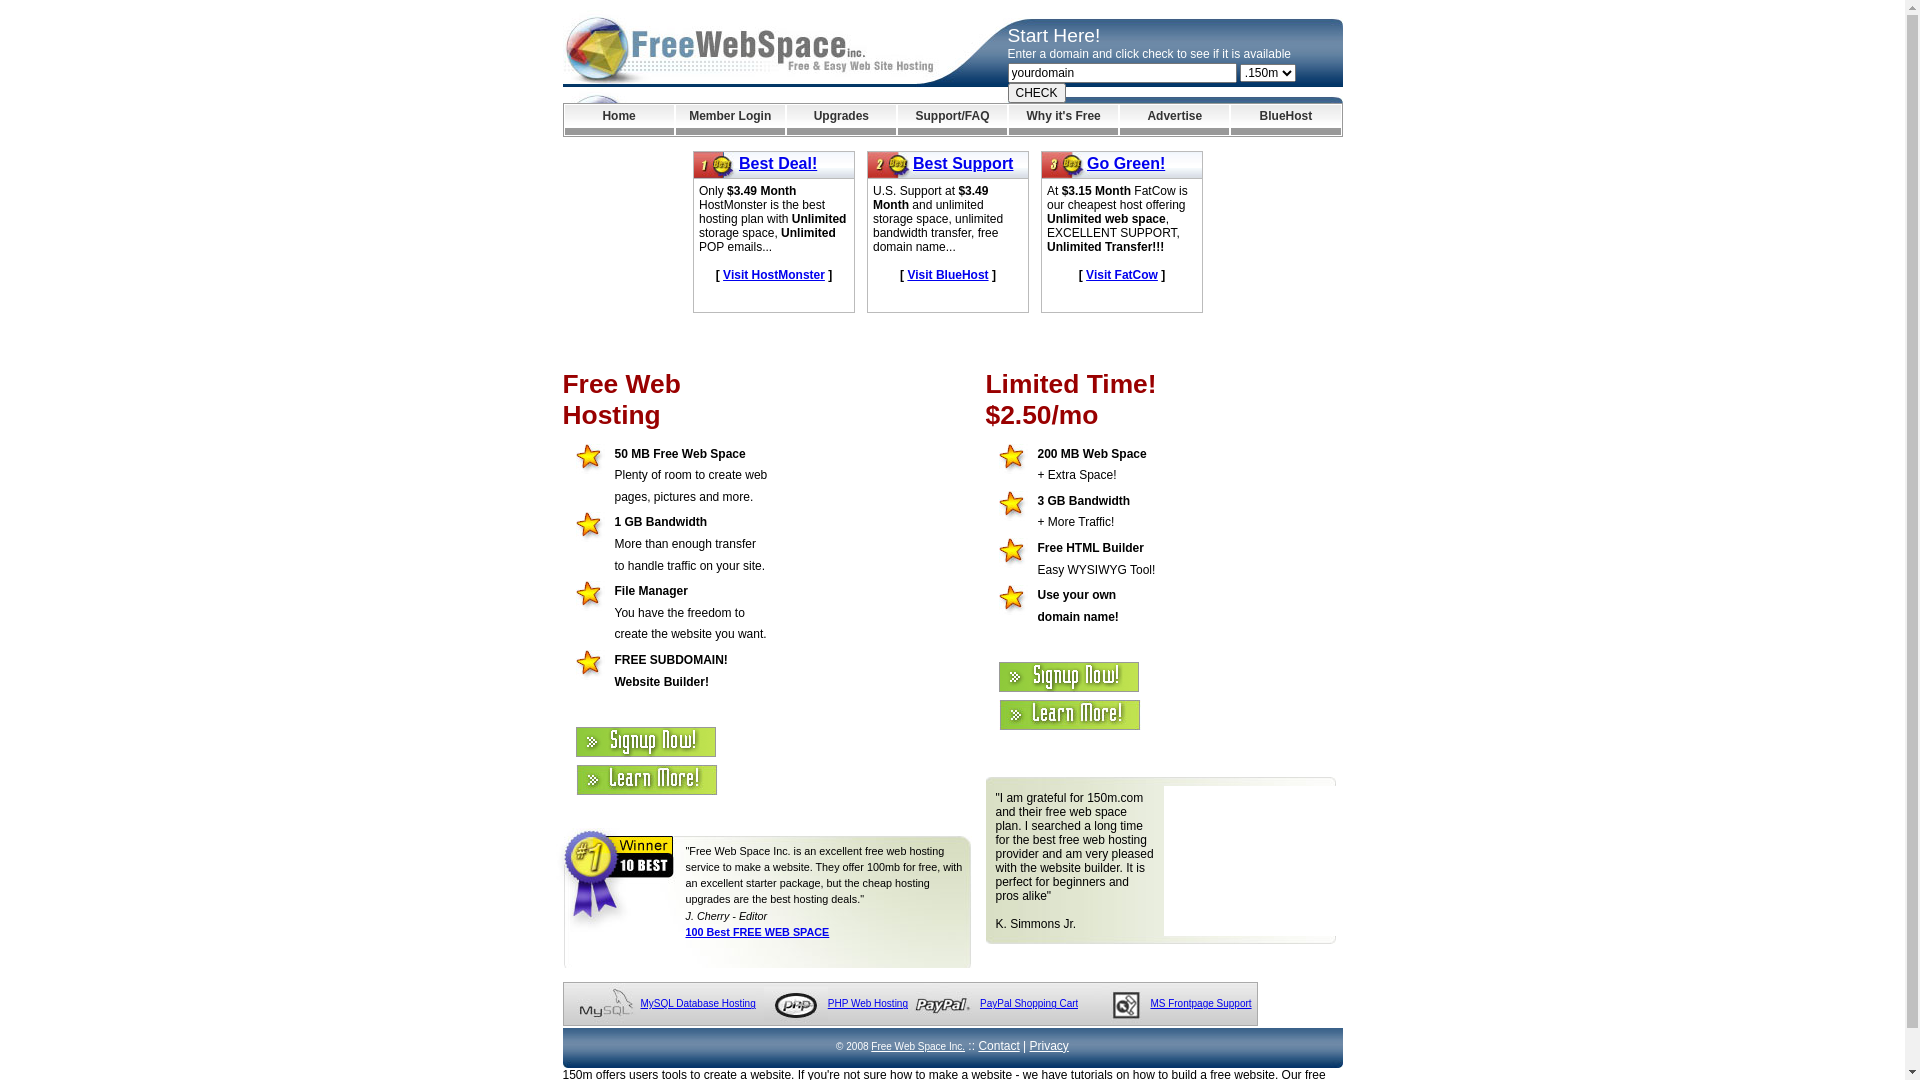 This screenshot has height=1080, width=1920. What do you see at coordinates (998, 1044) in the screenshot?
I see `'Contact'` at bounding box center [998, 1044].